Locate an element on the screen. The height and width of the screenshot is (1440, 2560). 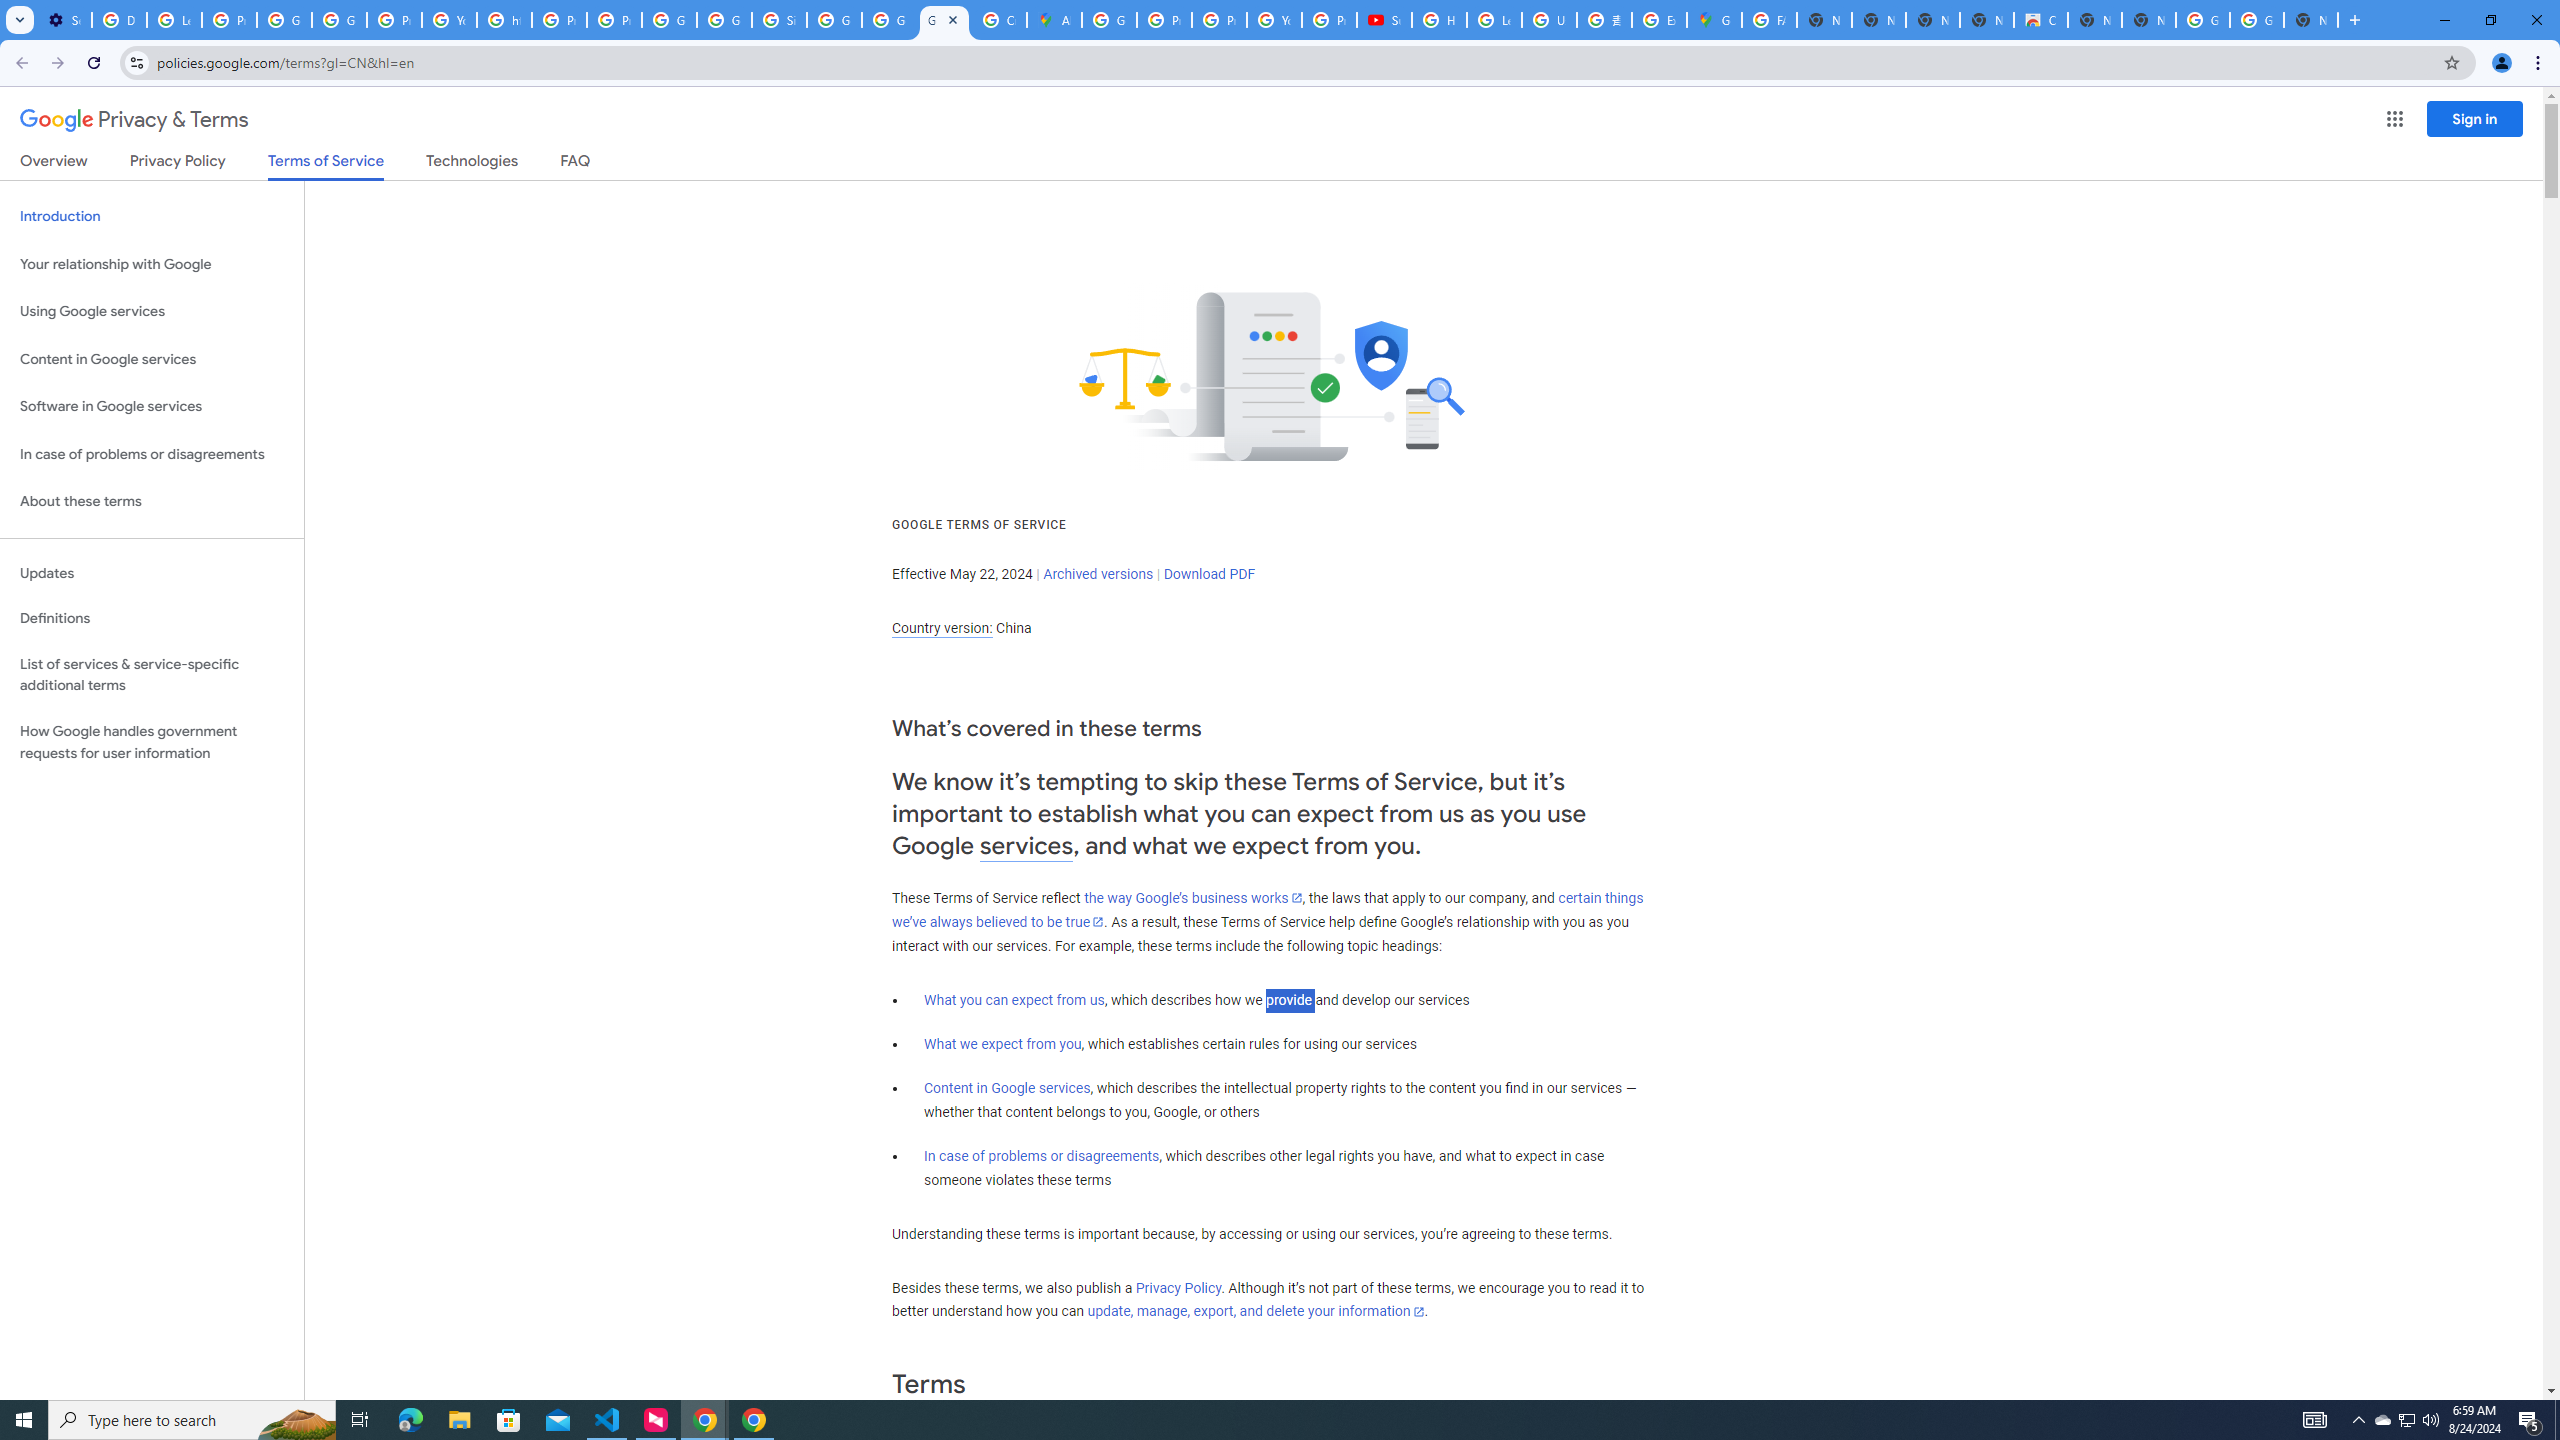
'Create your Google Account' is located at coordinates (998, 19).